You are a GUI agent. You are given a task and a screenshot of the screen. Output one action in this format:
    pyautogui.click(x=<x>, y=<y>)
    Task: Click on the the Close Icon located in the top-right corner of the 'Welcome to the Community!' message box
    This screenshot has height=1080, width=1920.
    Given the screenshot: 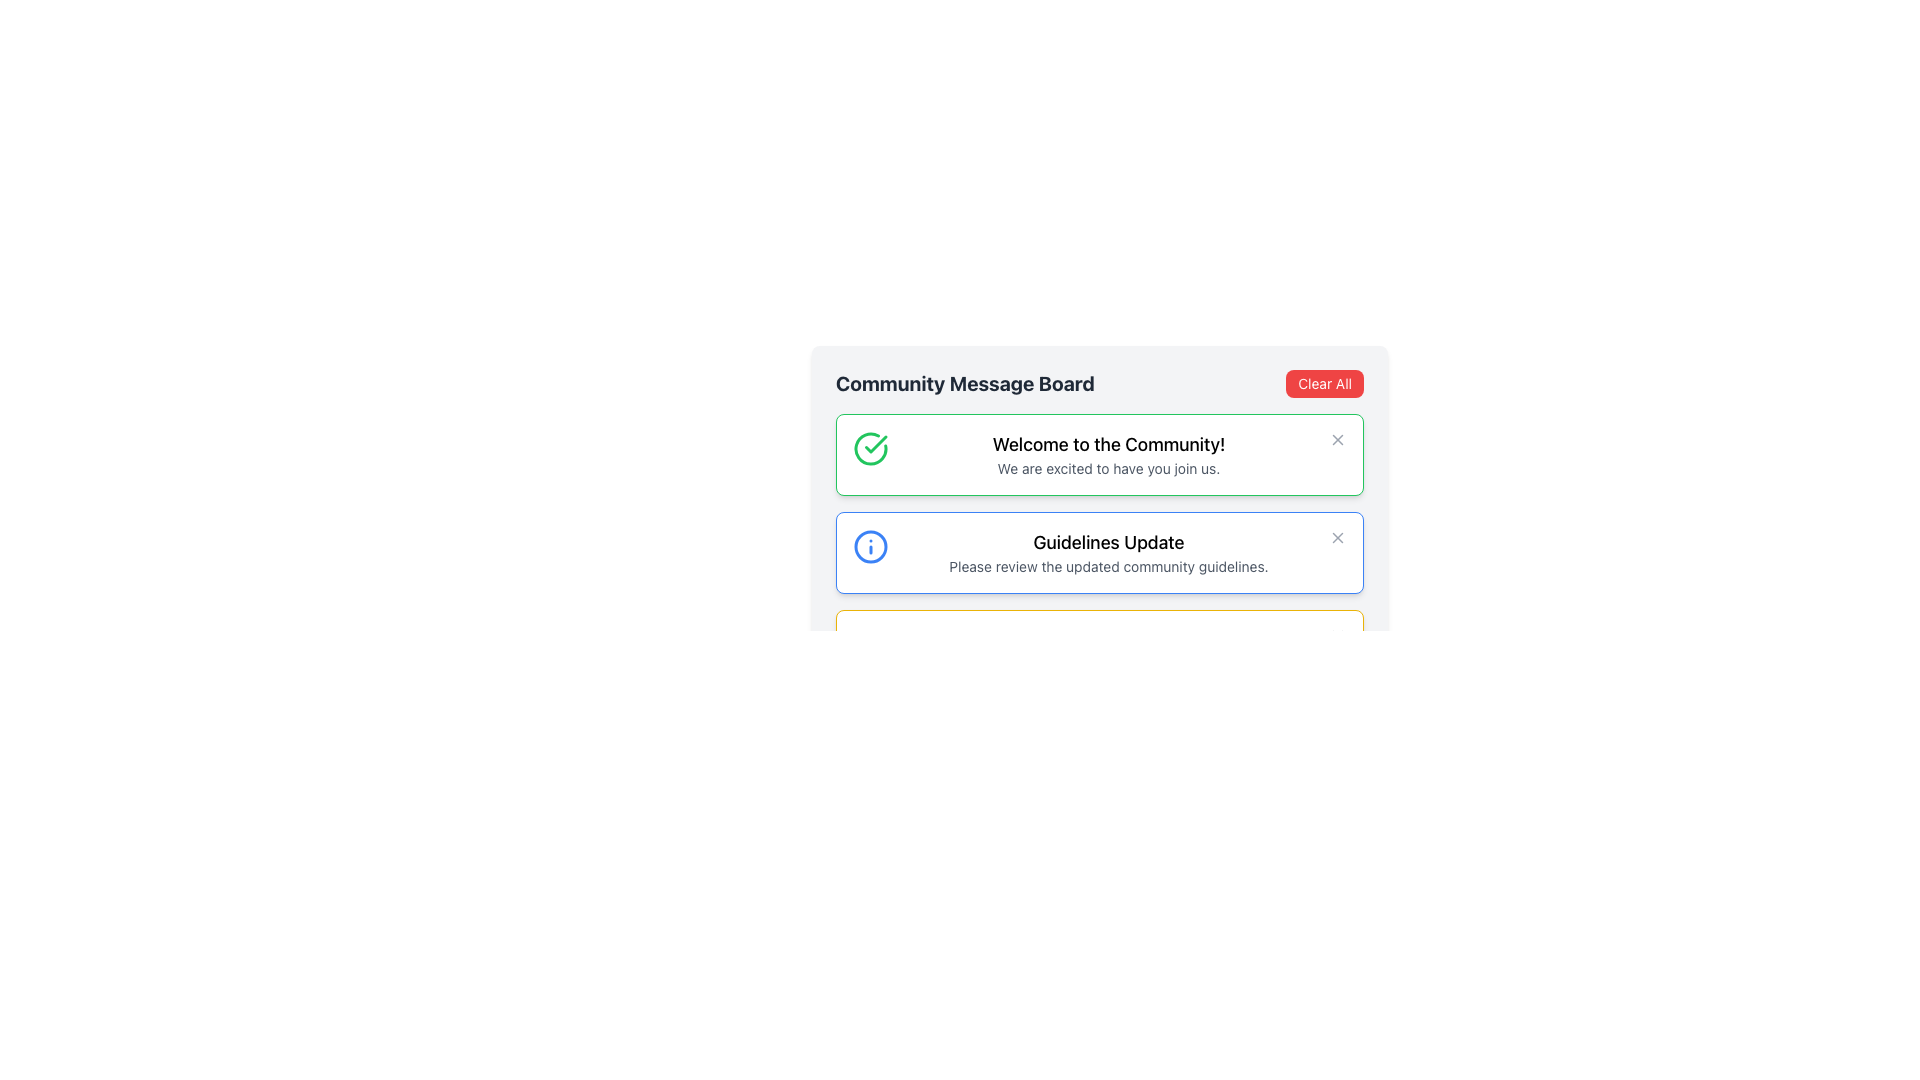 What is the action you would take?
    pyautogui.click(x=1338, y=438)
    